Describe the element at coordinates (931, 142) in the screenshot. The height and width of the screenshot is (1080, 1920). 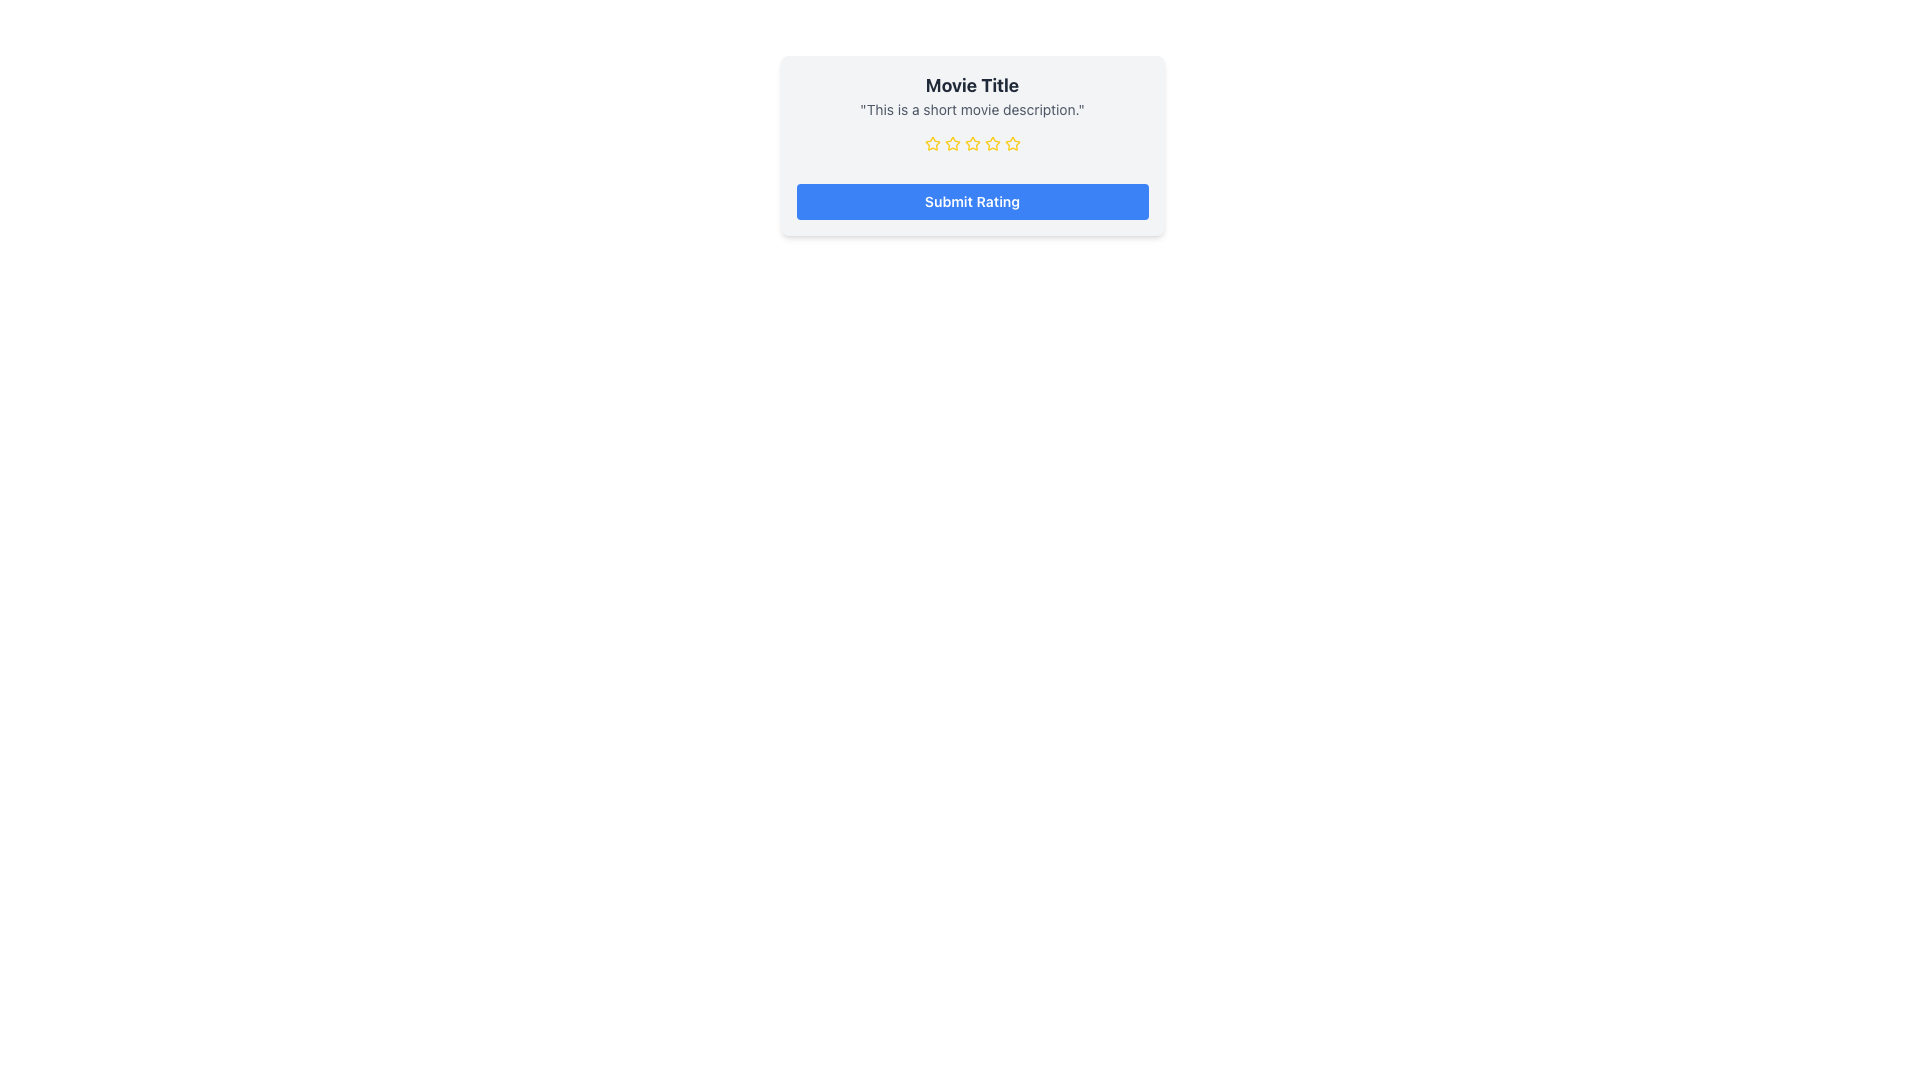
I see `the second star in the rating stars` at that location.